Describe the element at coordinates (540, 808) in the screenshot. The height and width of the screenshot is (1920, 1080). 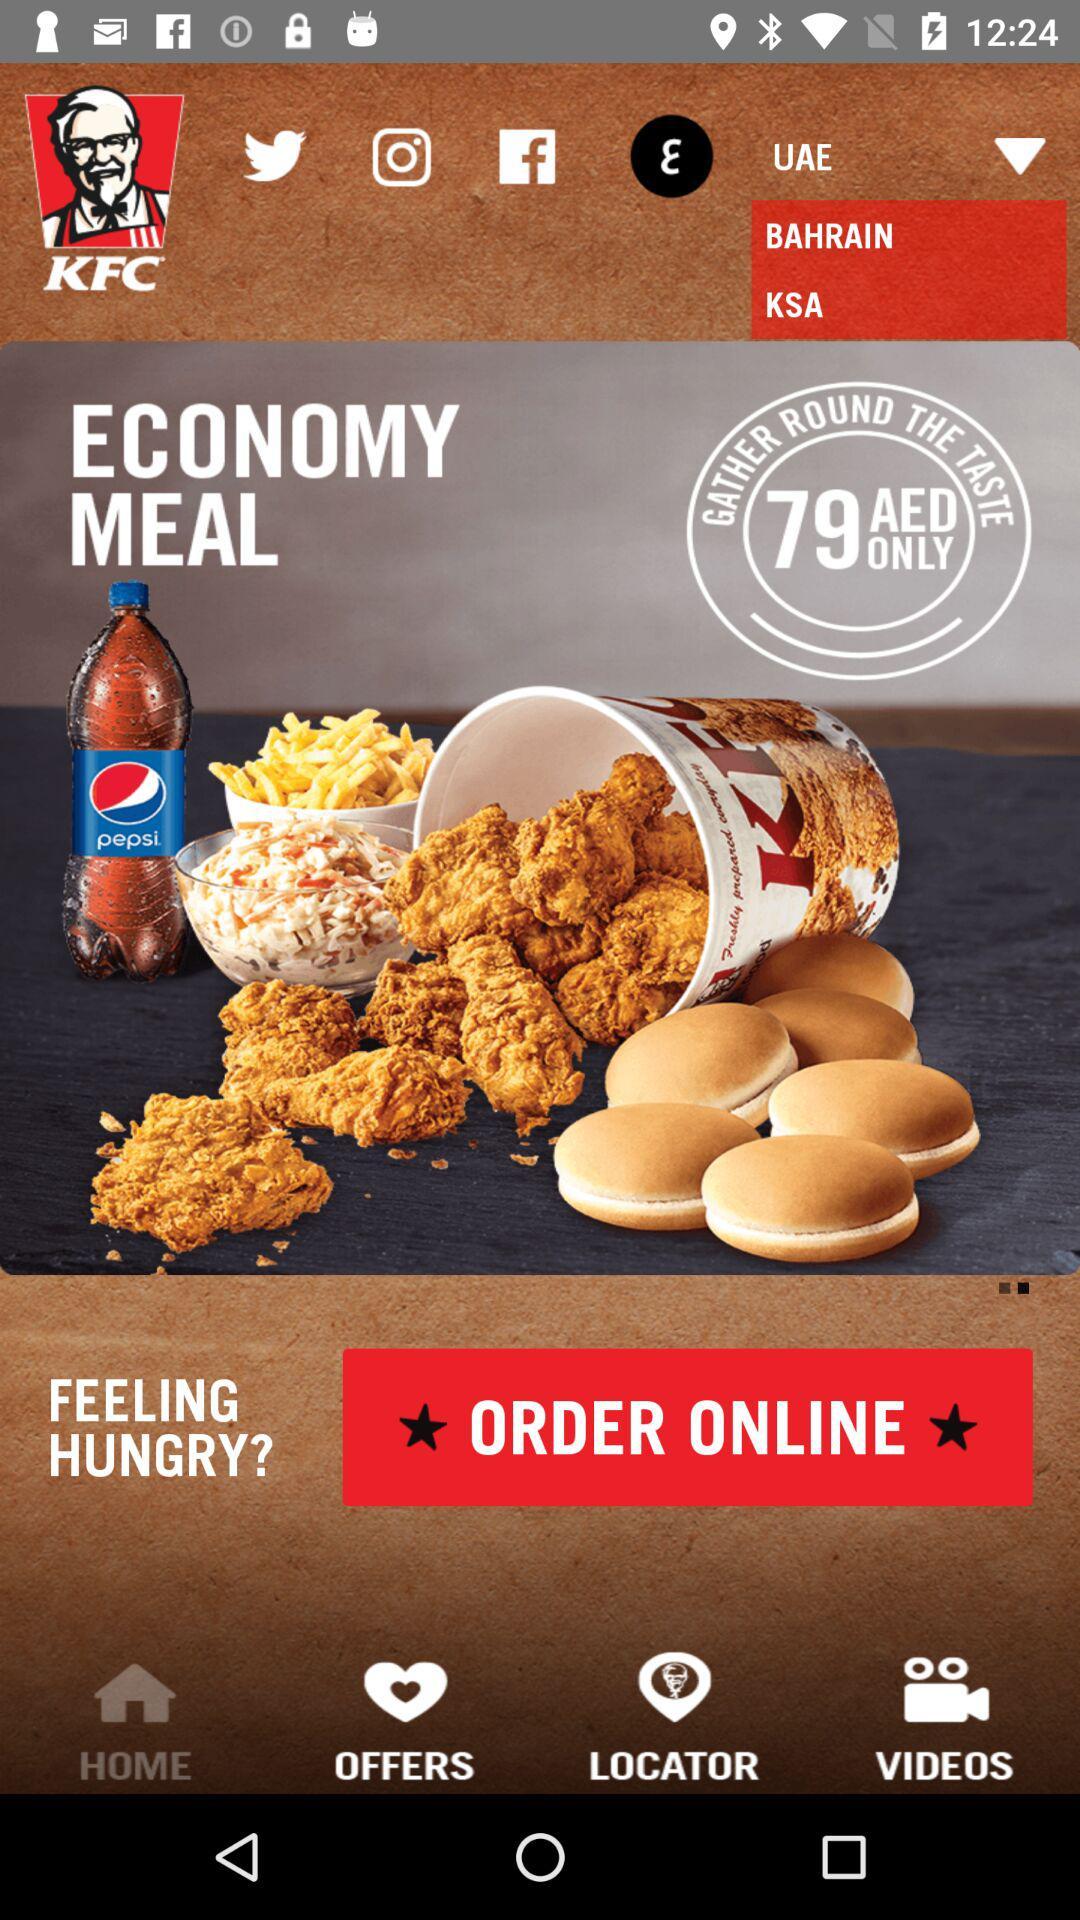
I see `the item below the ksa icon` at that location.